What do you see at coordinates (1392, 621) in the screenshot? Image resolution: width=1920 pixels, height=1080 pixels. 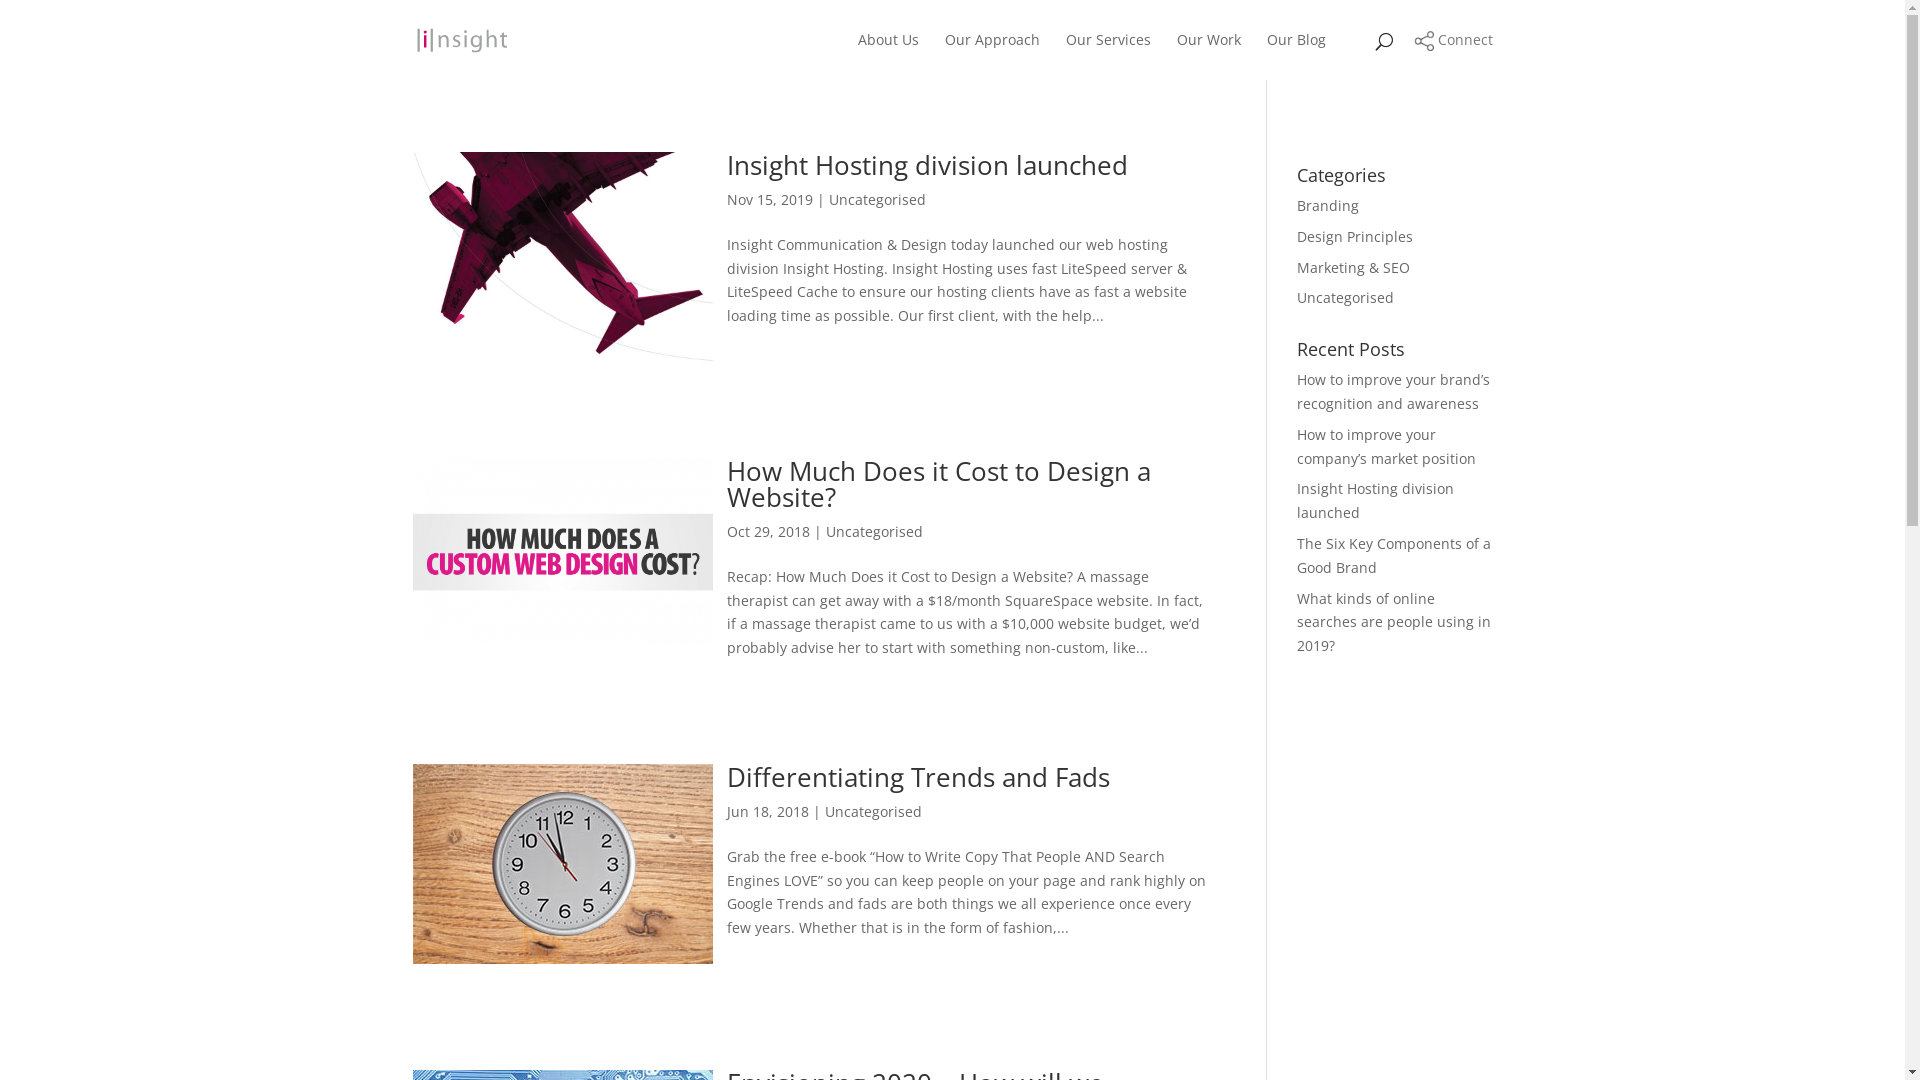 I see `'What kinds of online searches are people using in 2019?'` at bounding box center [1392, 621].